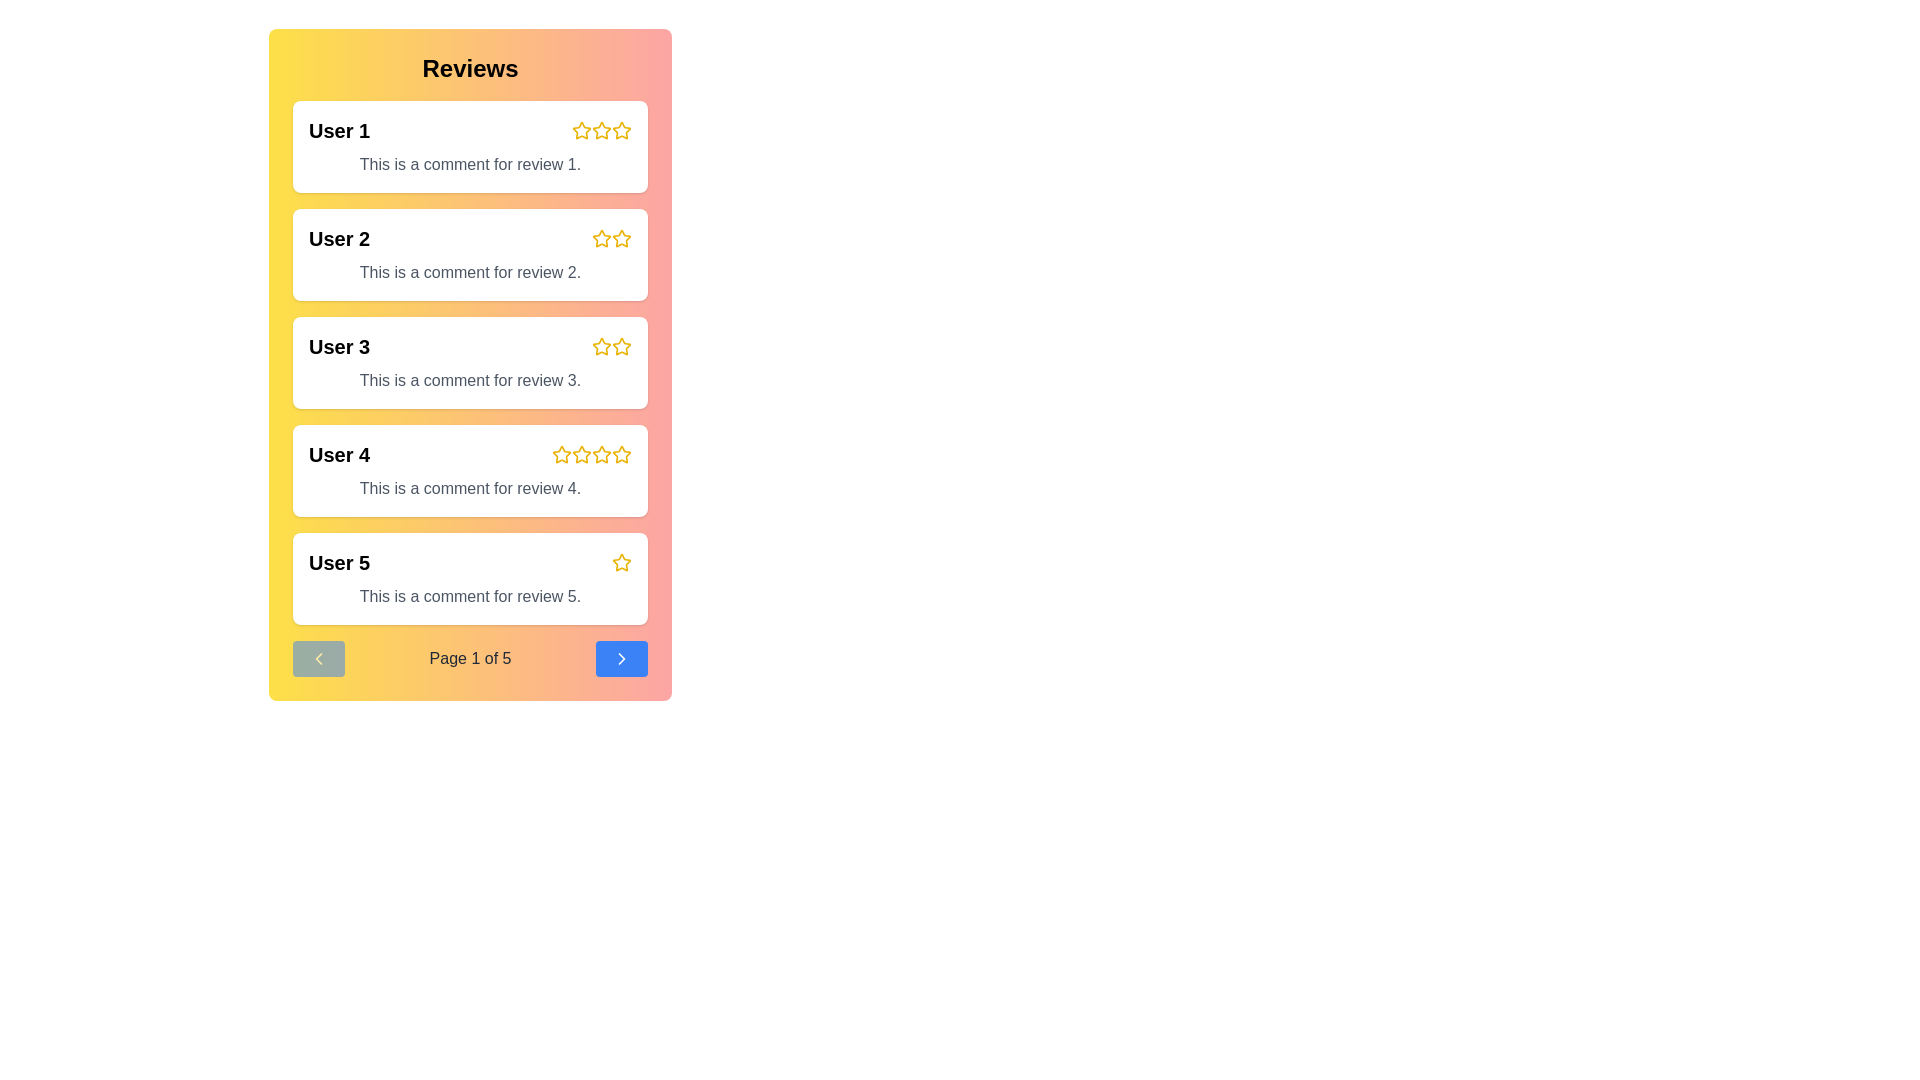  I want to click on the fifth star icon in the star rating system for 'User 5', so click(621, 562).